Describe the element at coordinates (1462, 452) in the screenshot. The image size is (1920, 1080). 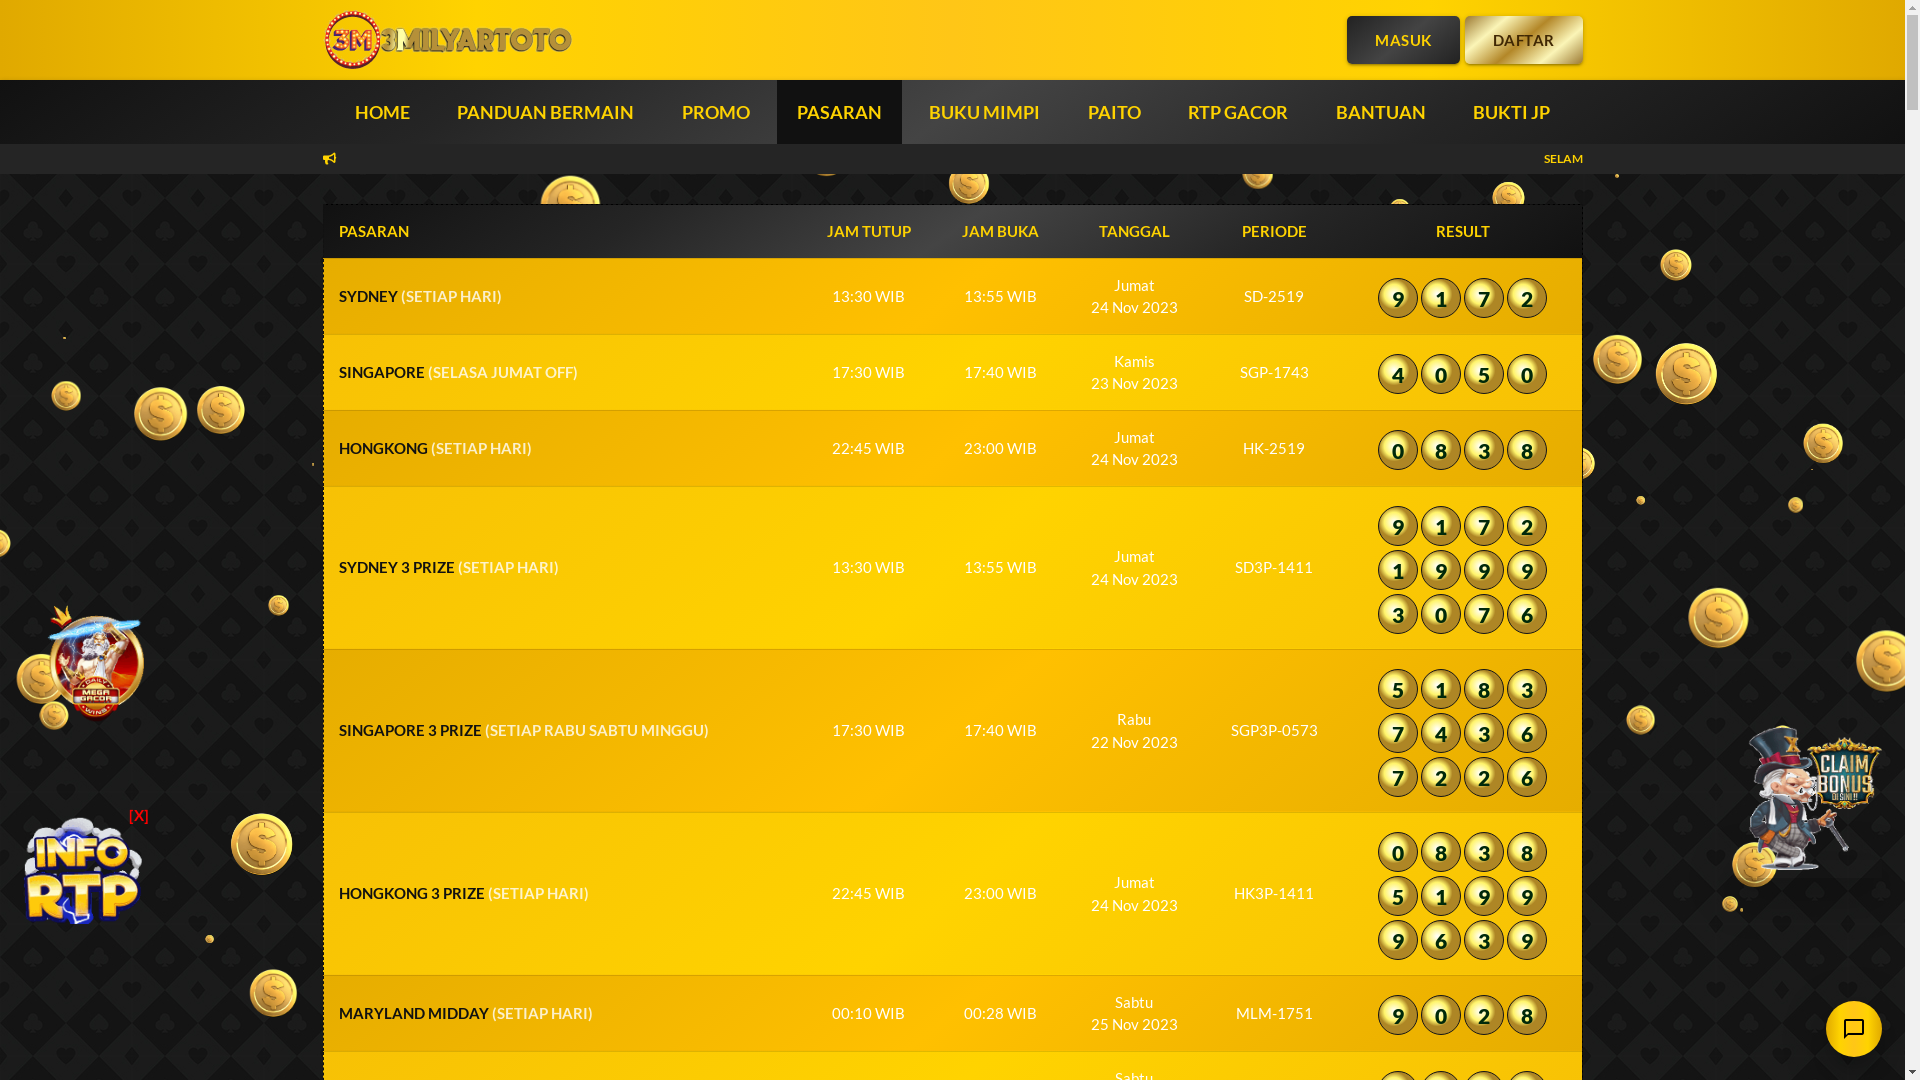
I see `'0 8 3 8'` at that location.